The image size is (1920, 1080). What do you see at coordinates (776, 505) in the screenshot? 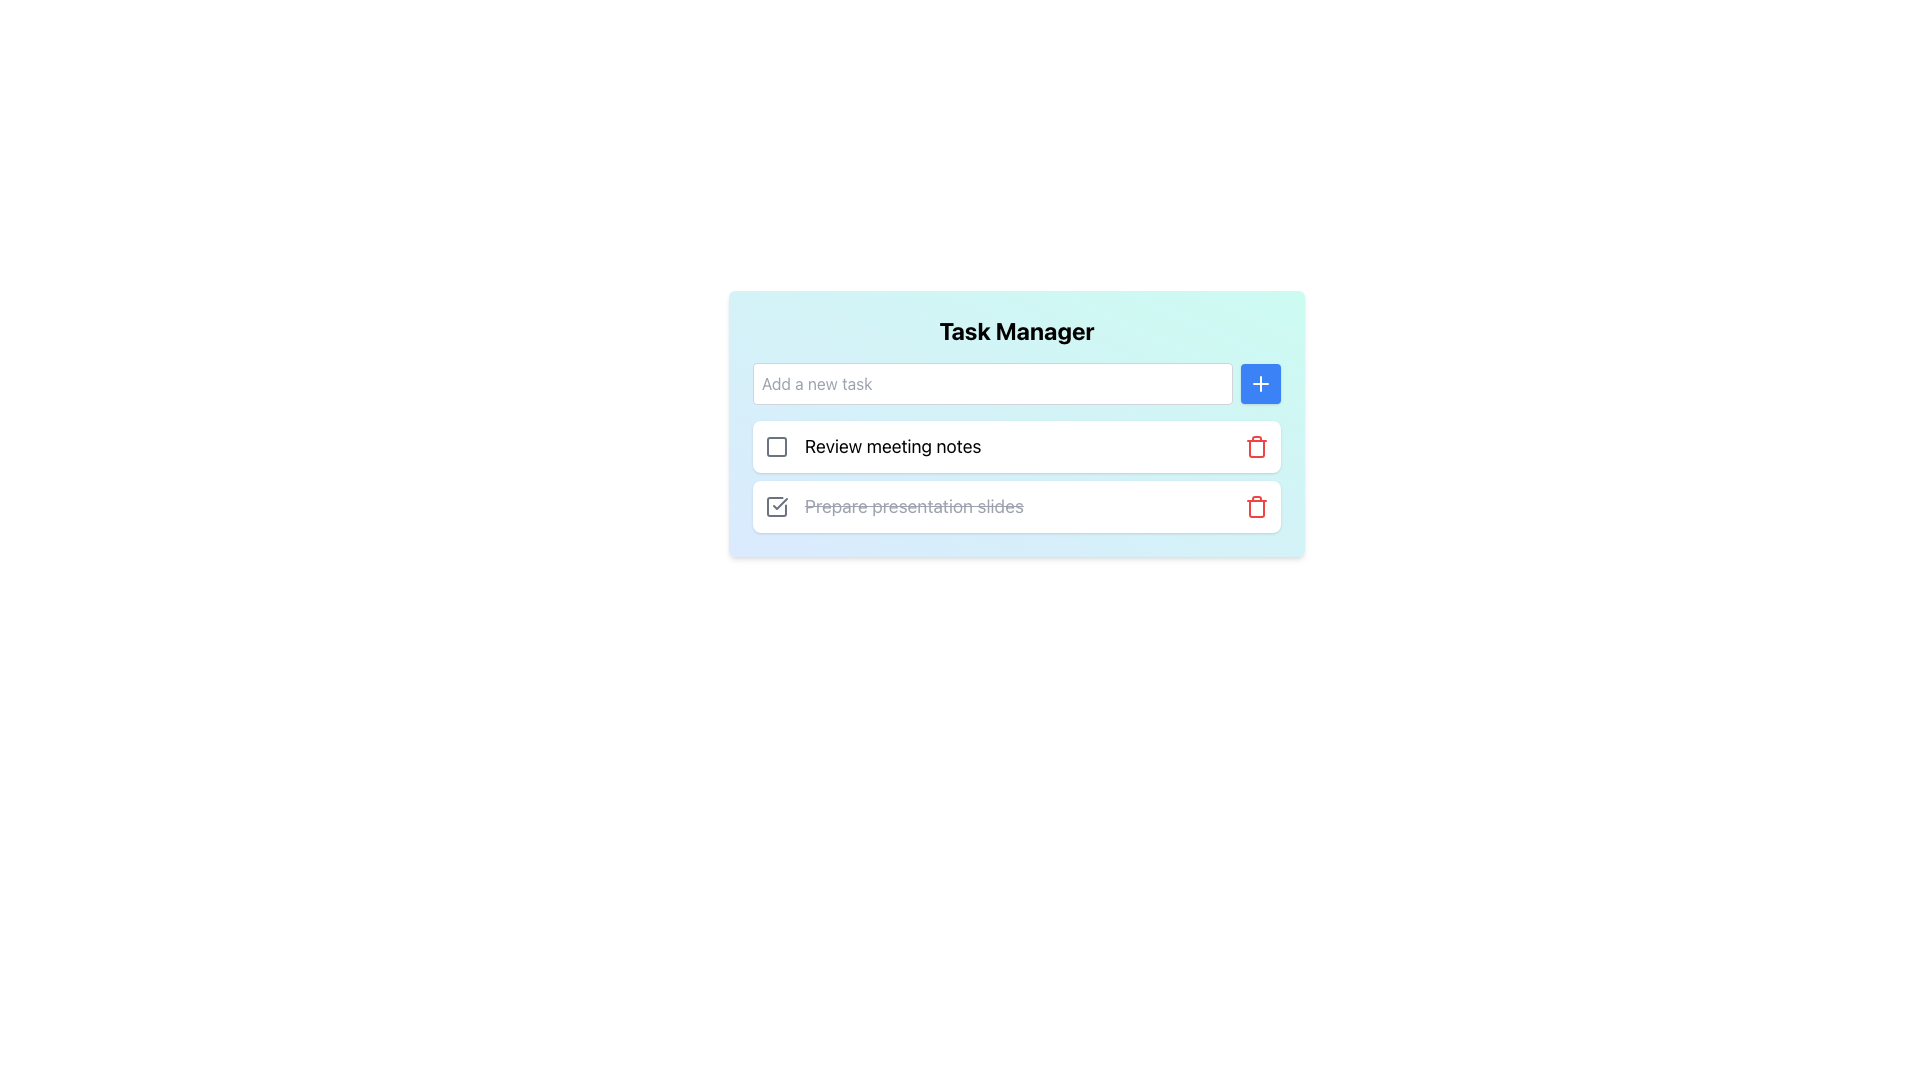
I see `the checkbox with a thin black border and checkmark symbol` at bounding box center [776, 505].